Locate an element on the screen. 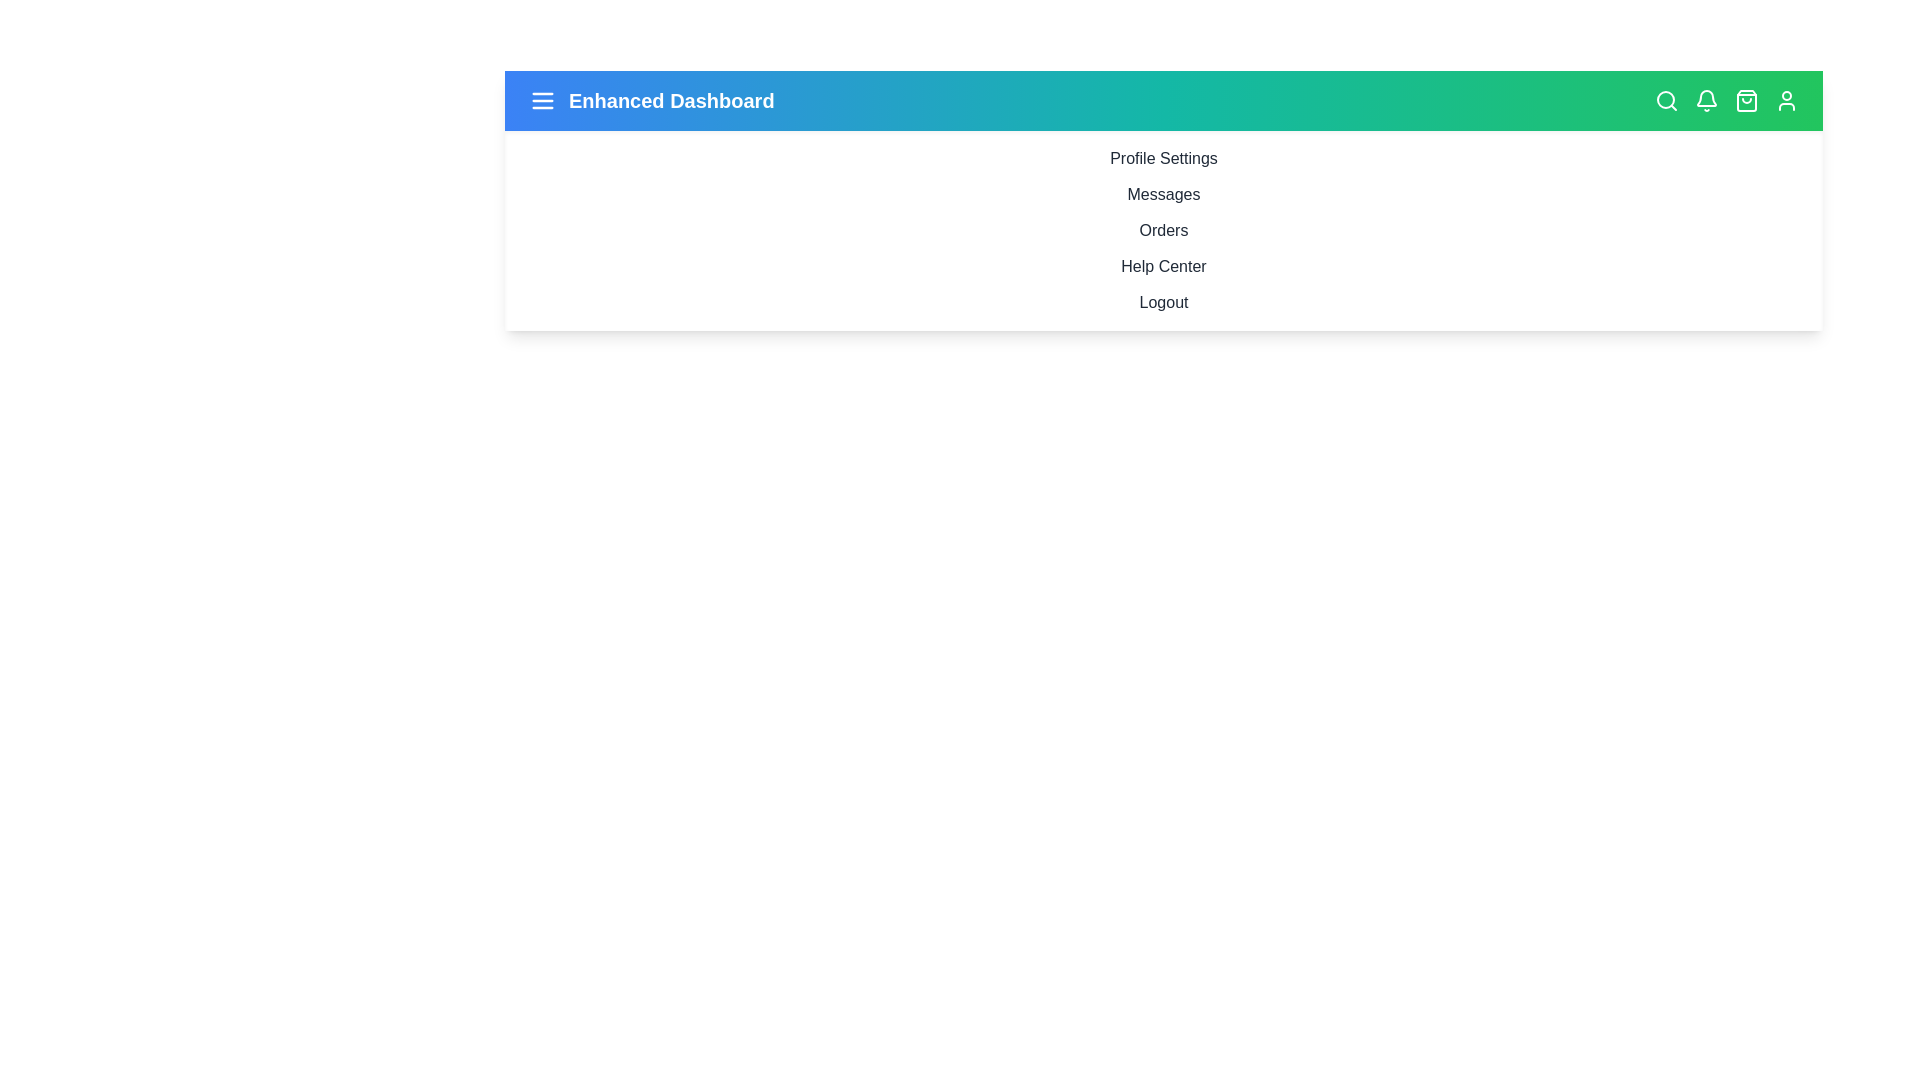 The image size is (1920, 1080). the sidebar menu item Orders is located at coordinates (1163, 230).